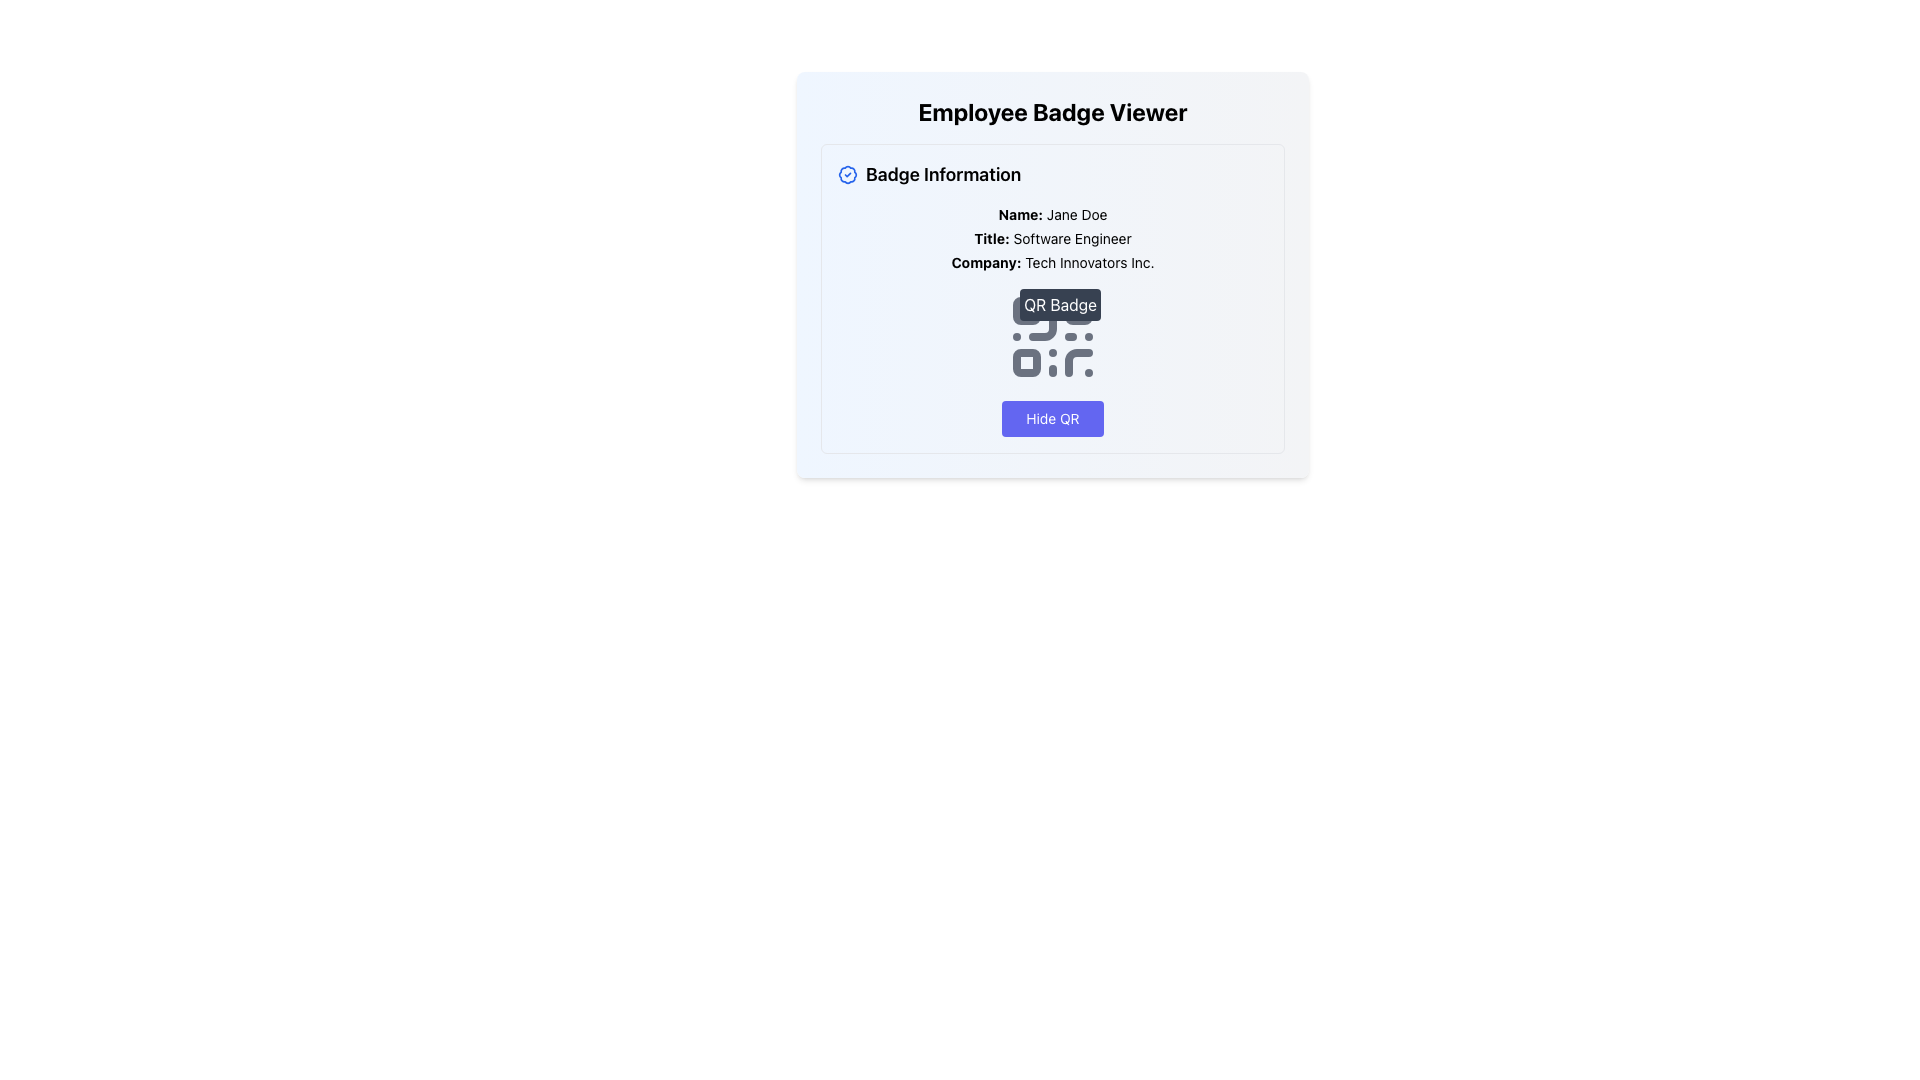  I want to click on the SVG rectangle that is part of the QR code design, located at the top-left section of the QR code, specifically forming one of the marker squares, so click(1027, 311).